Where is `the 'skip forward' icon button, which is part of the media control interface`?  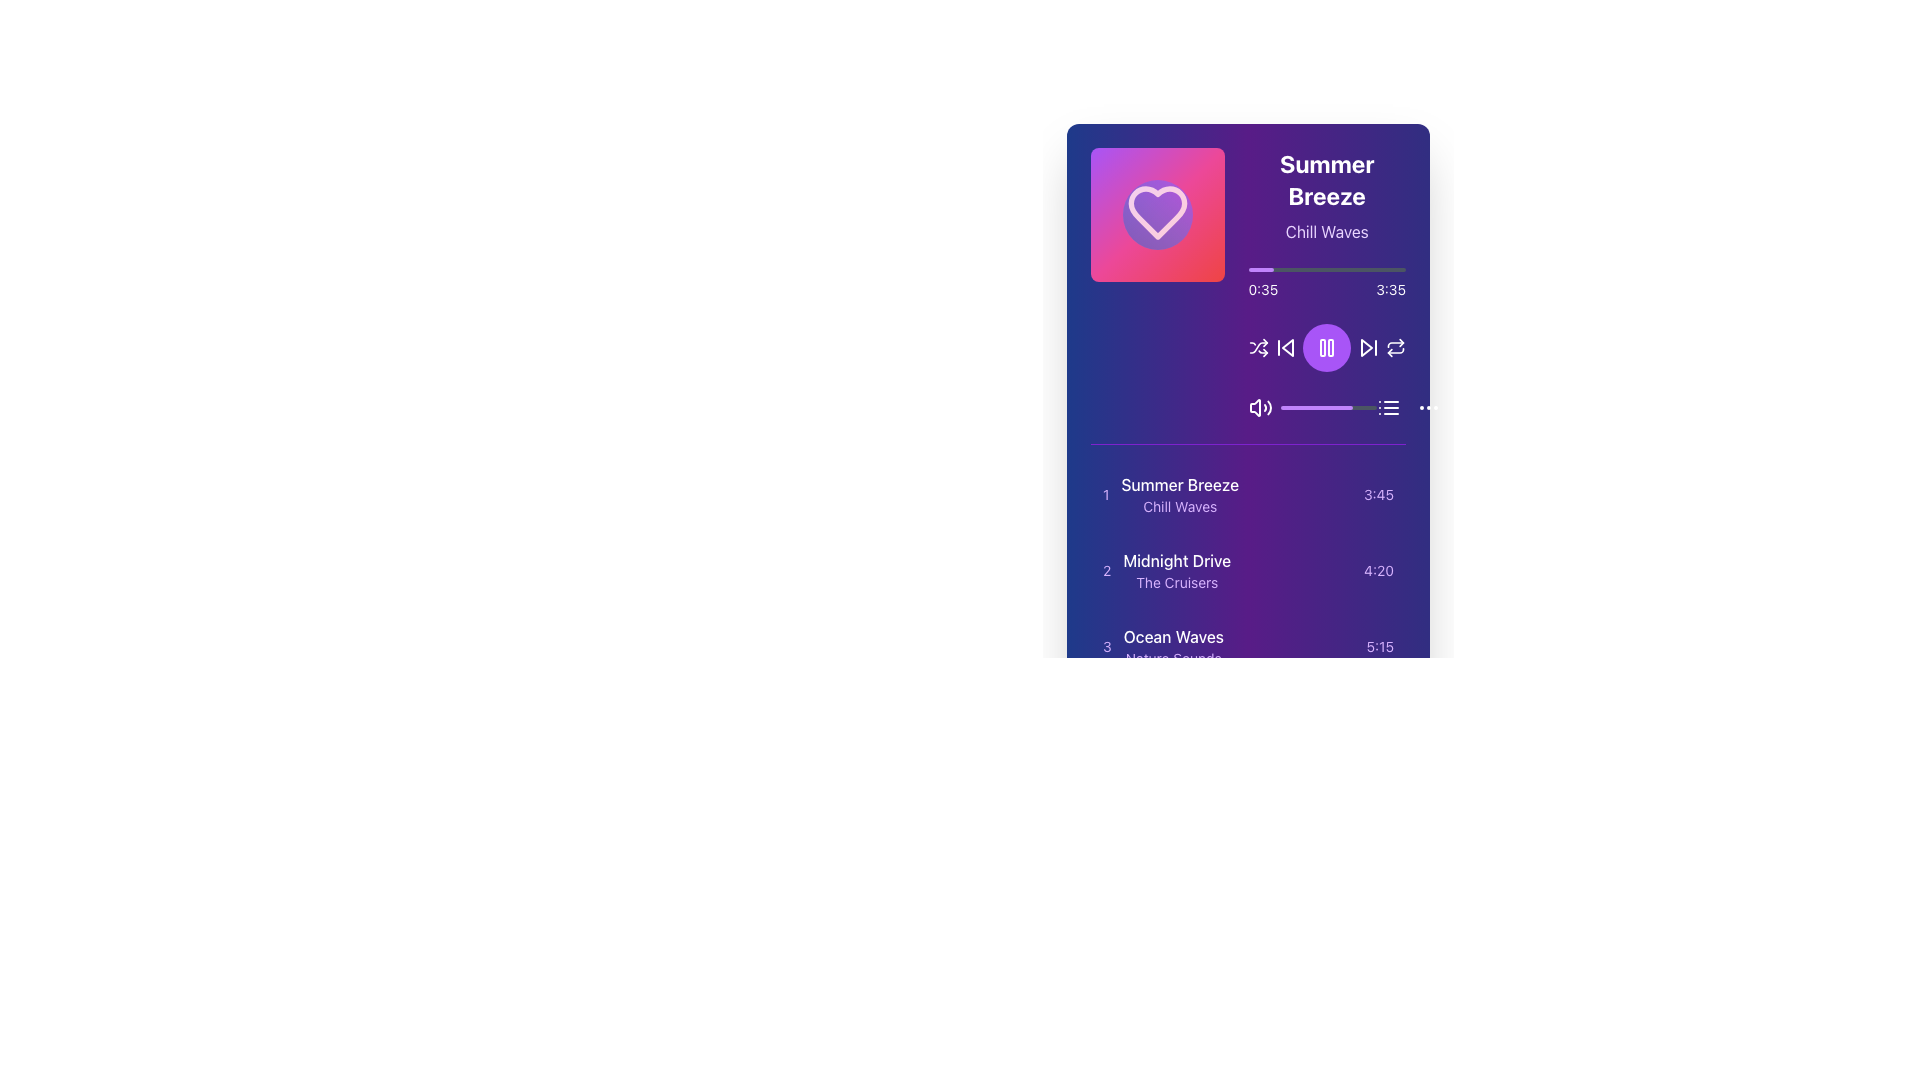 the 'skip forward' icon button, which is part of the media control interface is located at coordinates (1367, 346).